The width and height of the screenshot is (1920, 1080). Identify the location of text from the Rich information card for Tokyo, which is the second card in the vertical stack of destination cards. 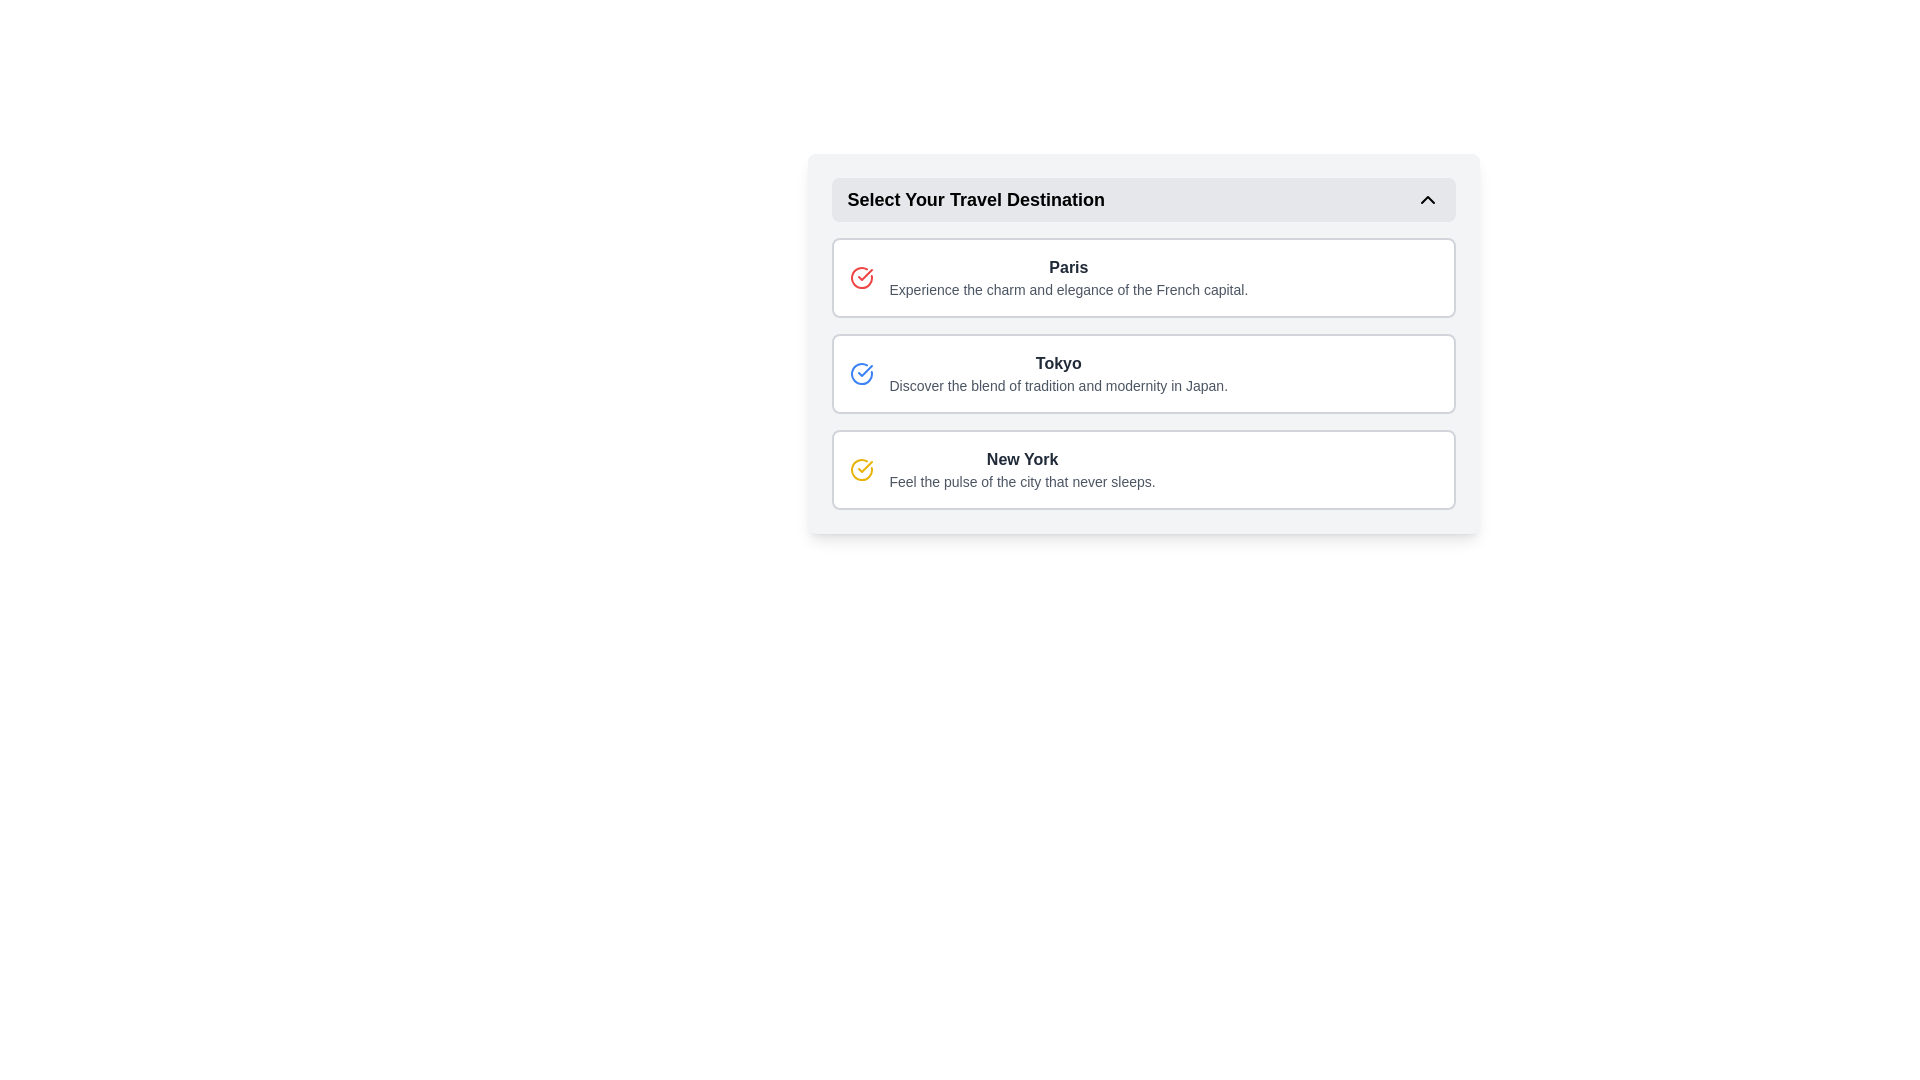
(1143, 374).